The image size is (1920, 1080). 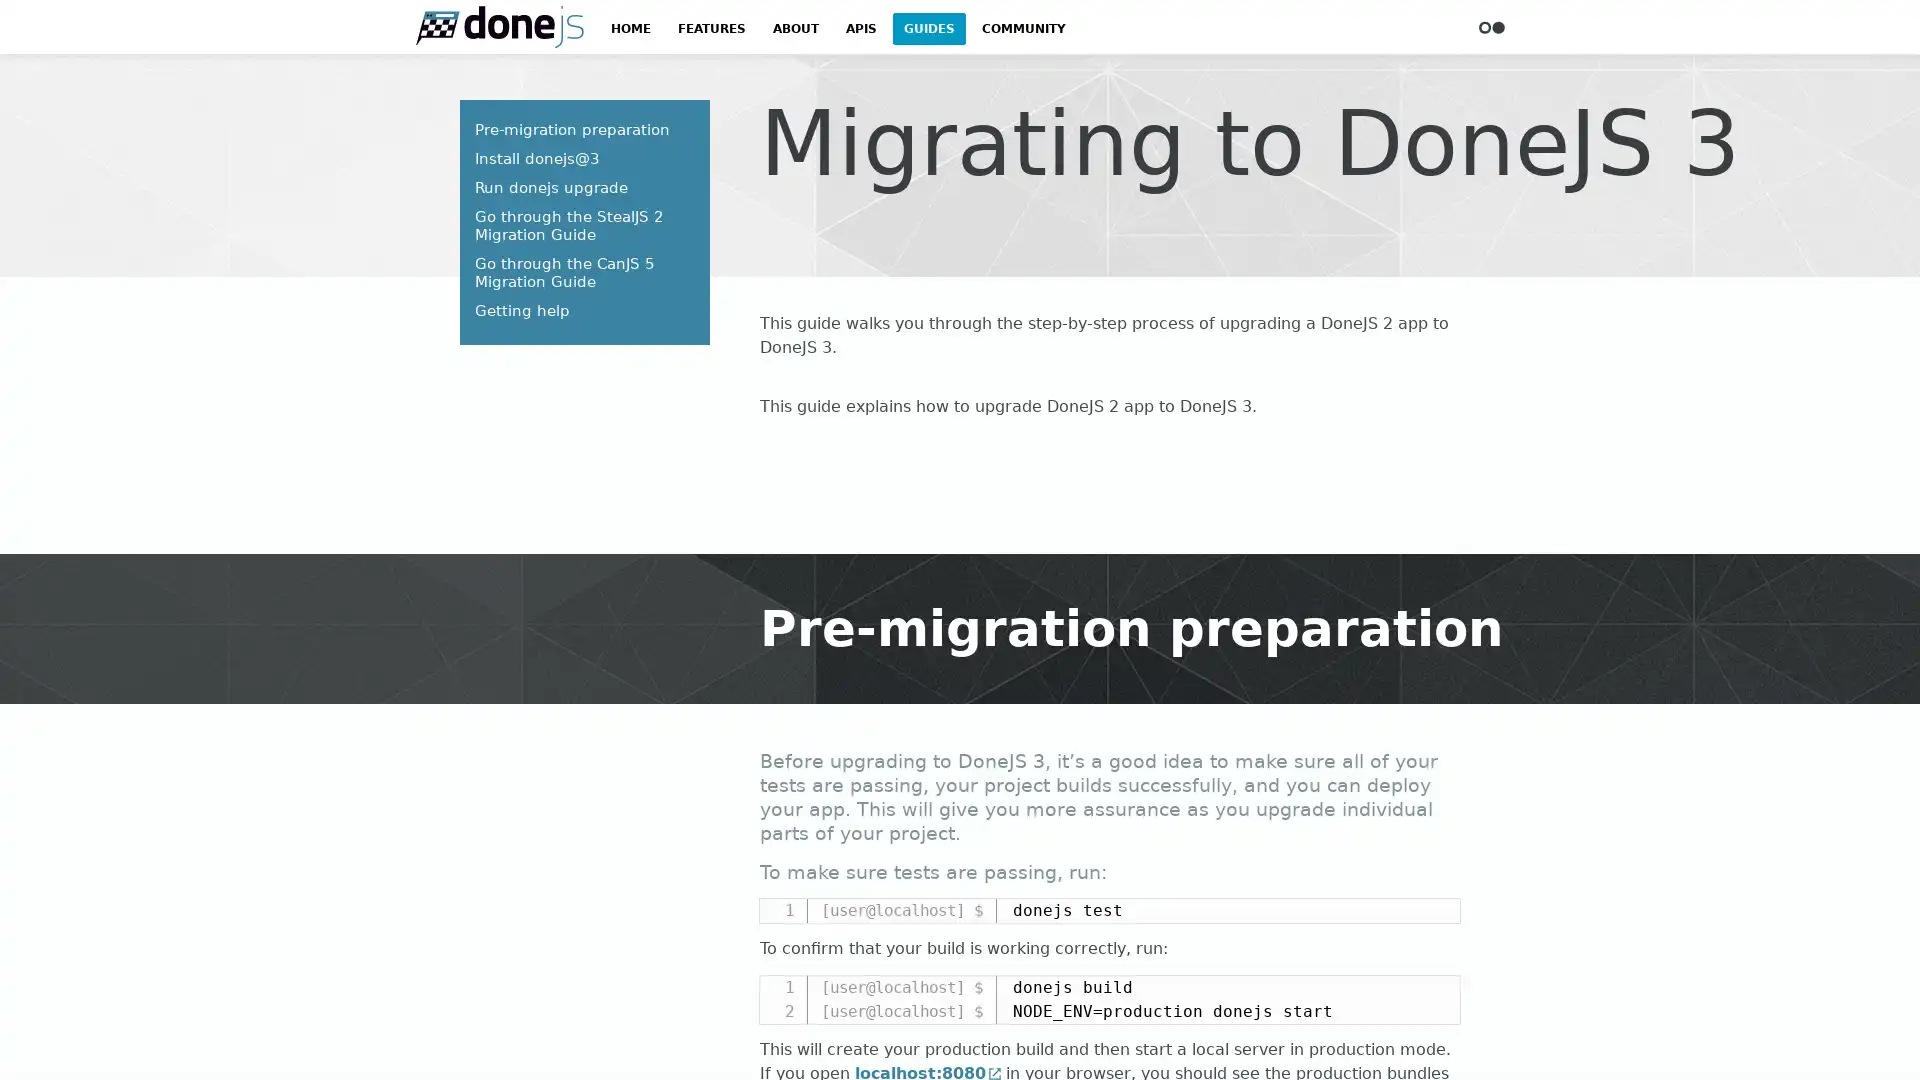 I want to click on Copy, so click(x=1435, y=913).